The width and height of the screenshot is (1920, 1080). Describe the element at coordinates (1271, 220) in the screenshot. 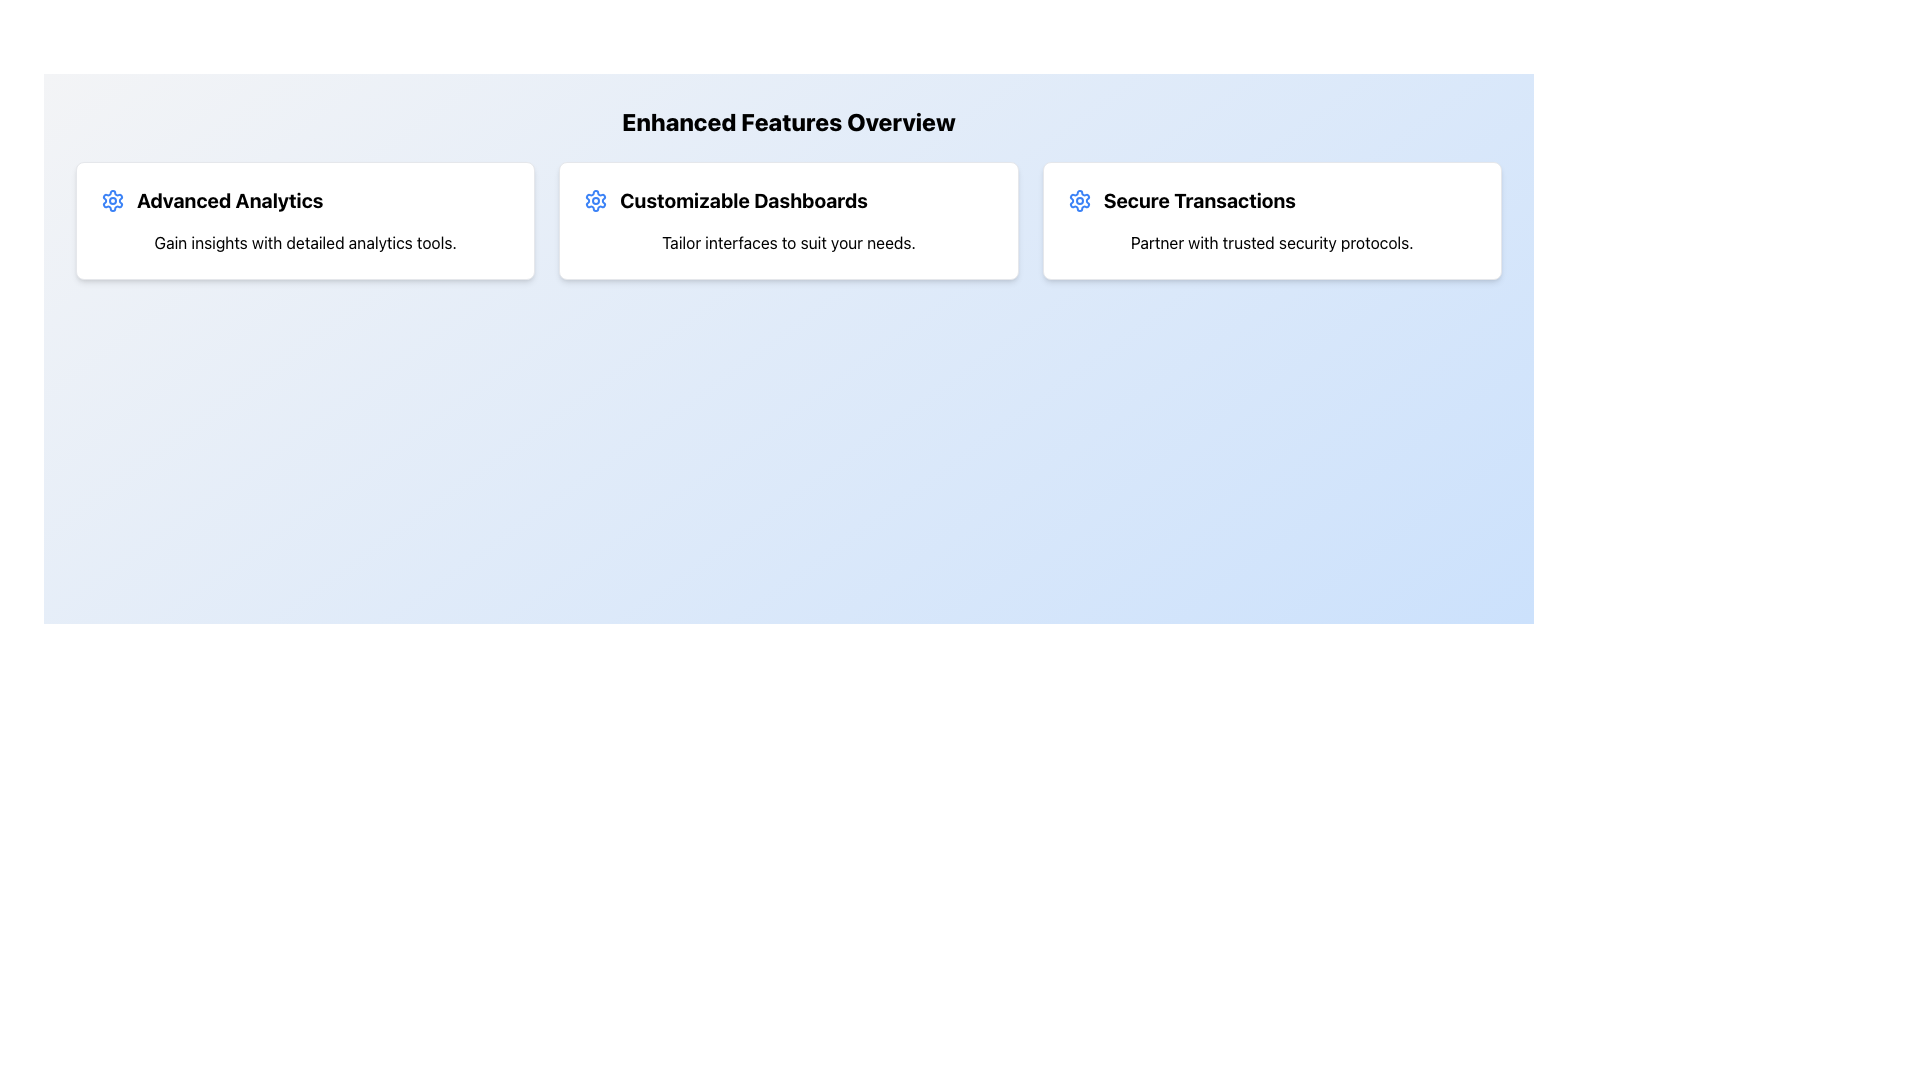

I see `the 'Secure Transactions' card` at that location.